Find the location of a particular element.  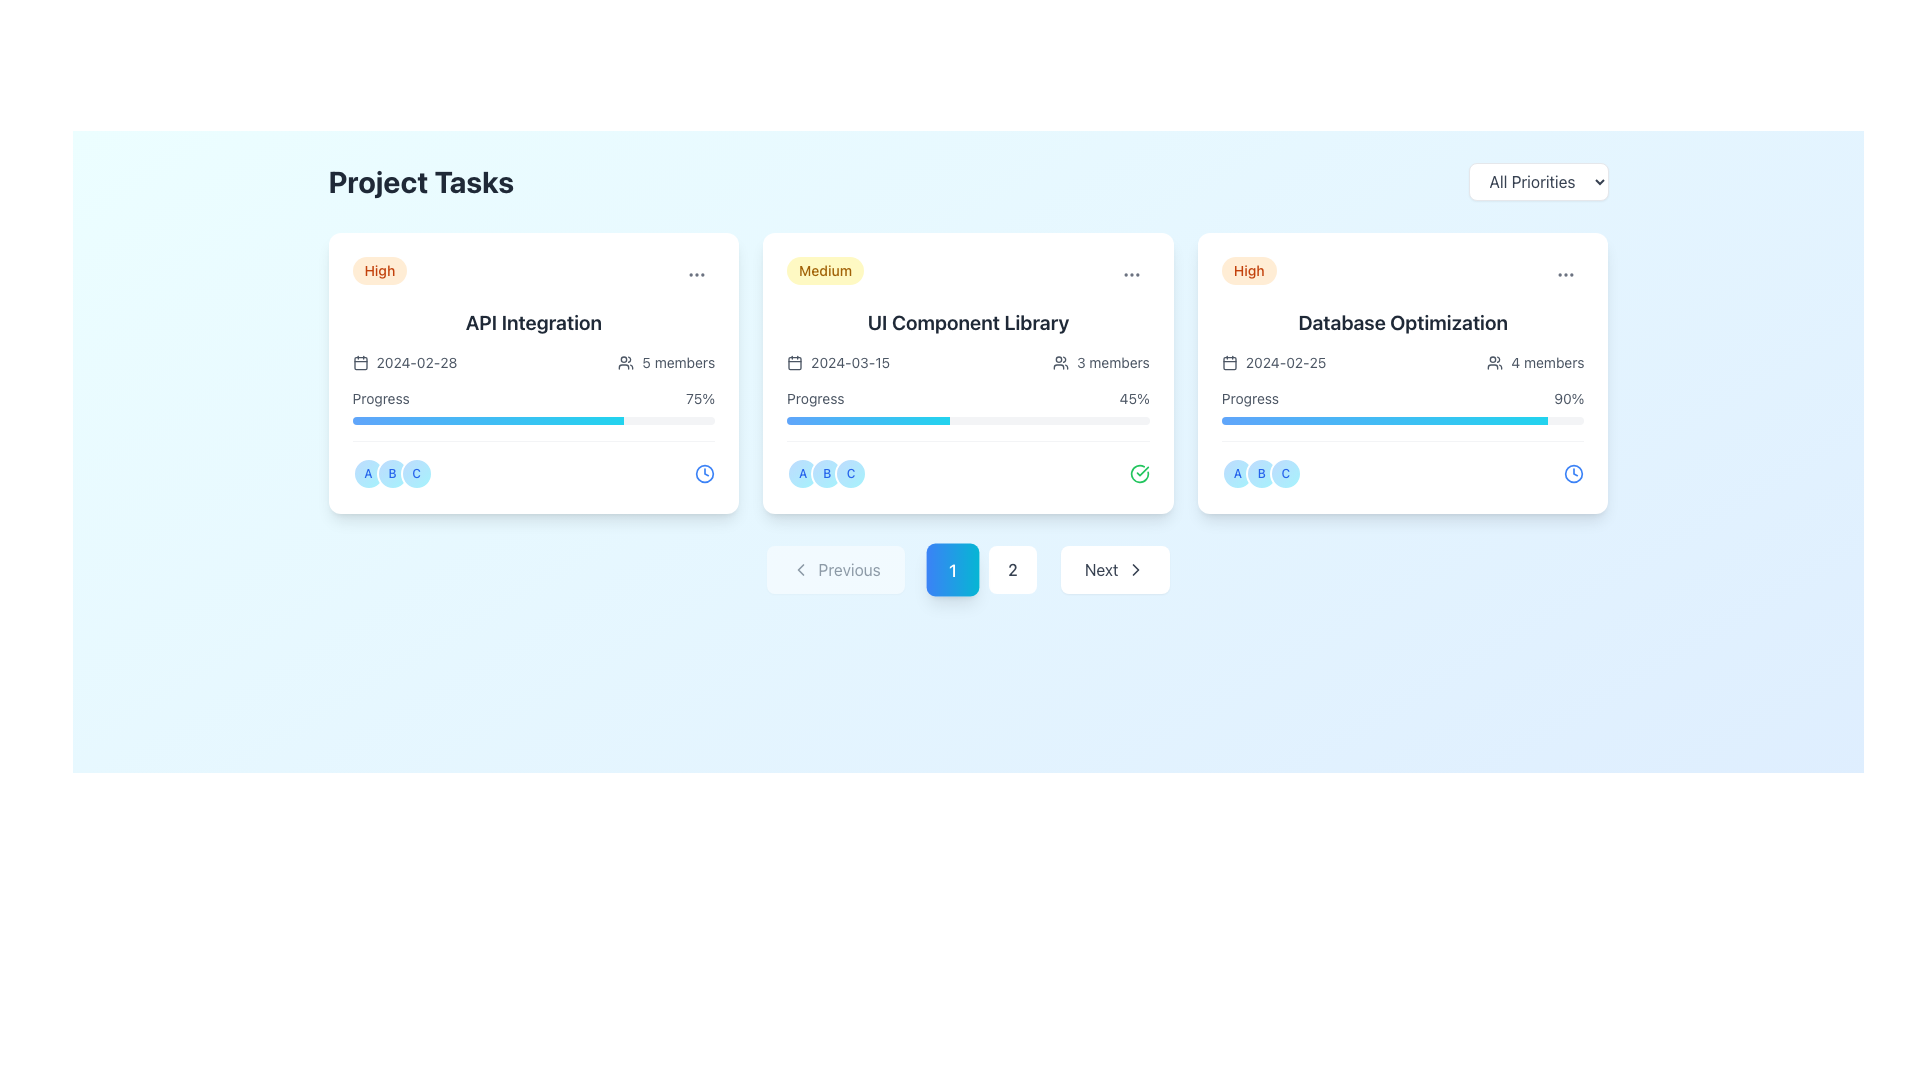

the Text label that displays the progress percentage for the 'Database Optimization' task is located at coordinates (1568, 398).